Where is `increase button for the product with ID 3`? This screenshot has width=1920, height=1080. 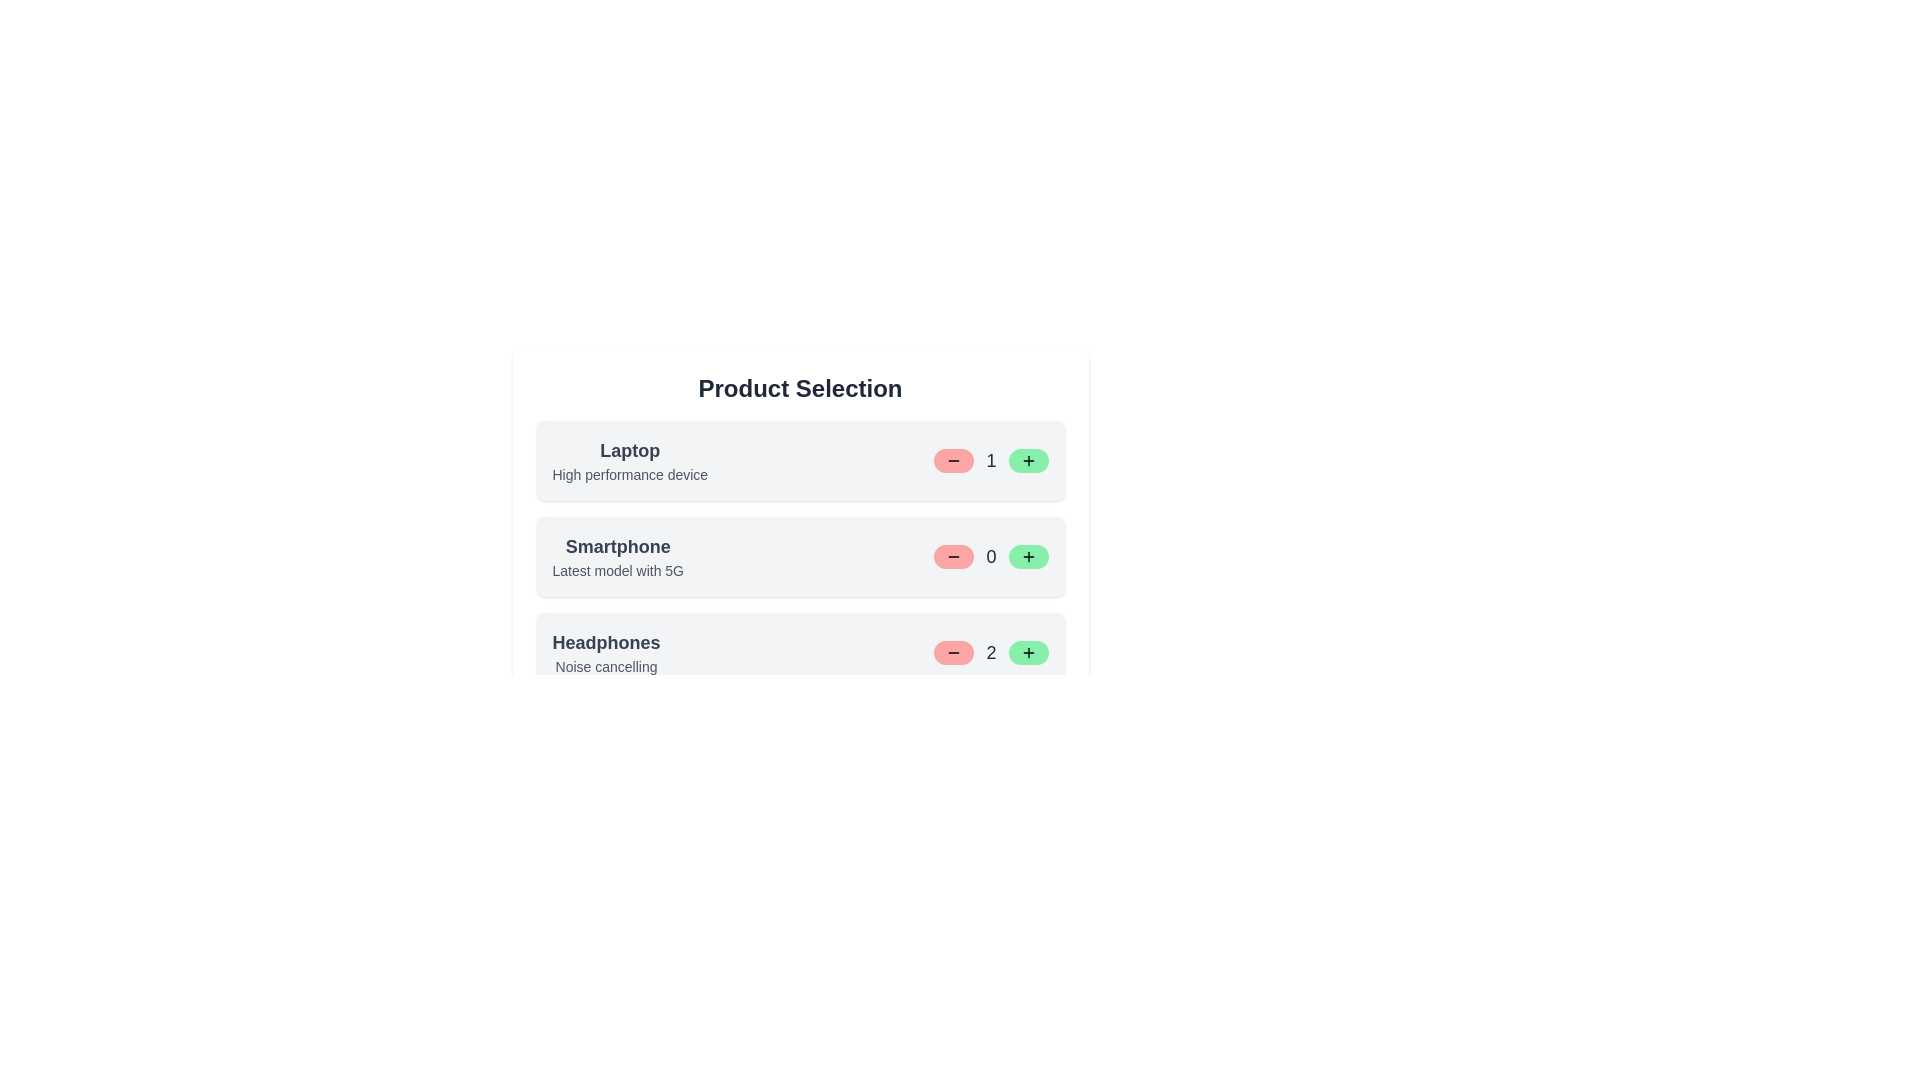
increase button for the product with ID 3 is located at coordinates (1028, 652).